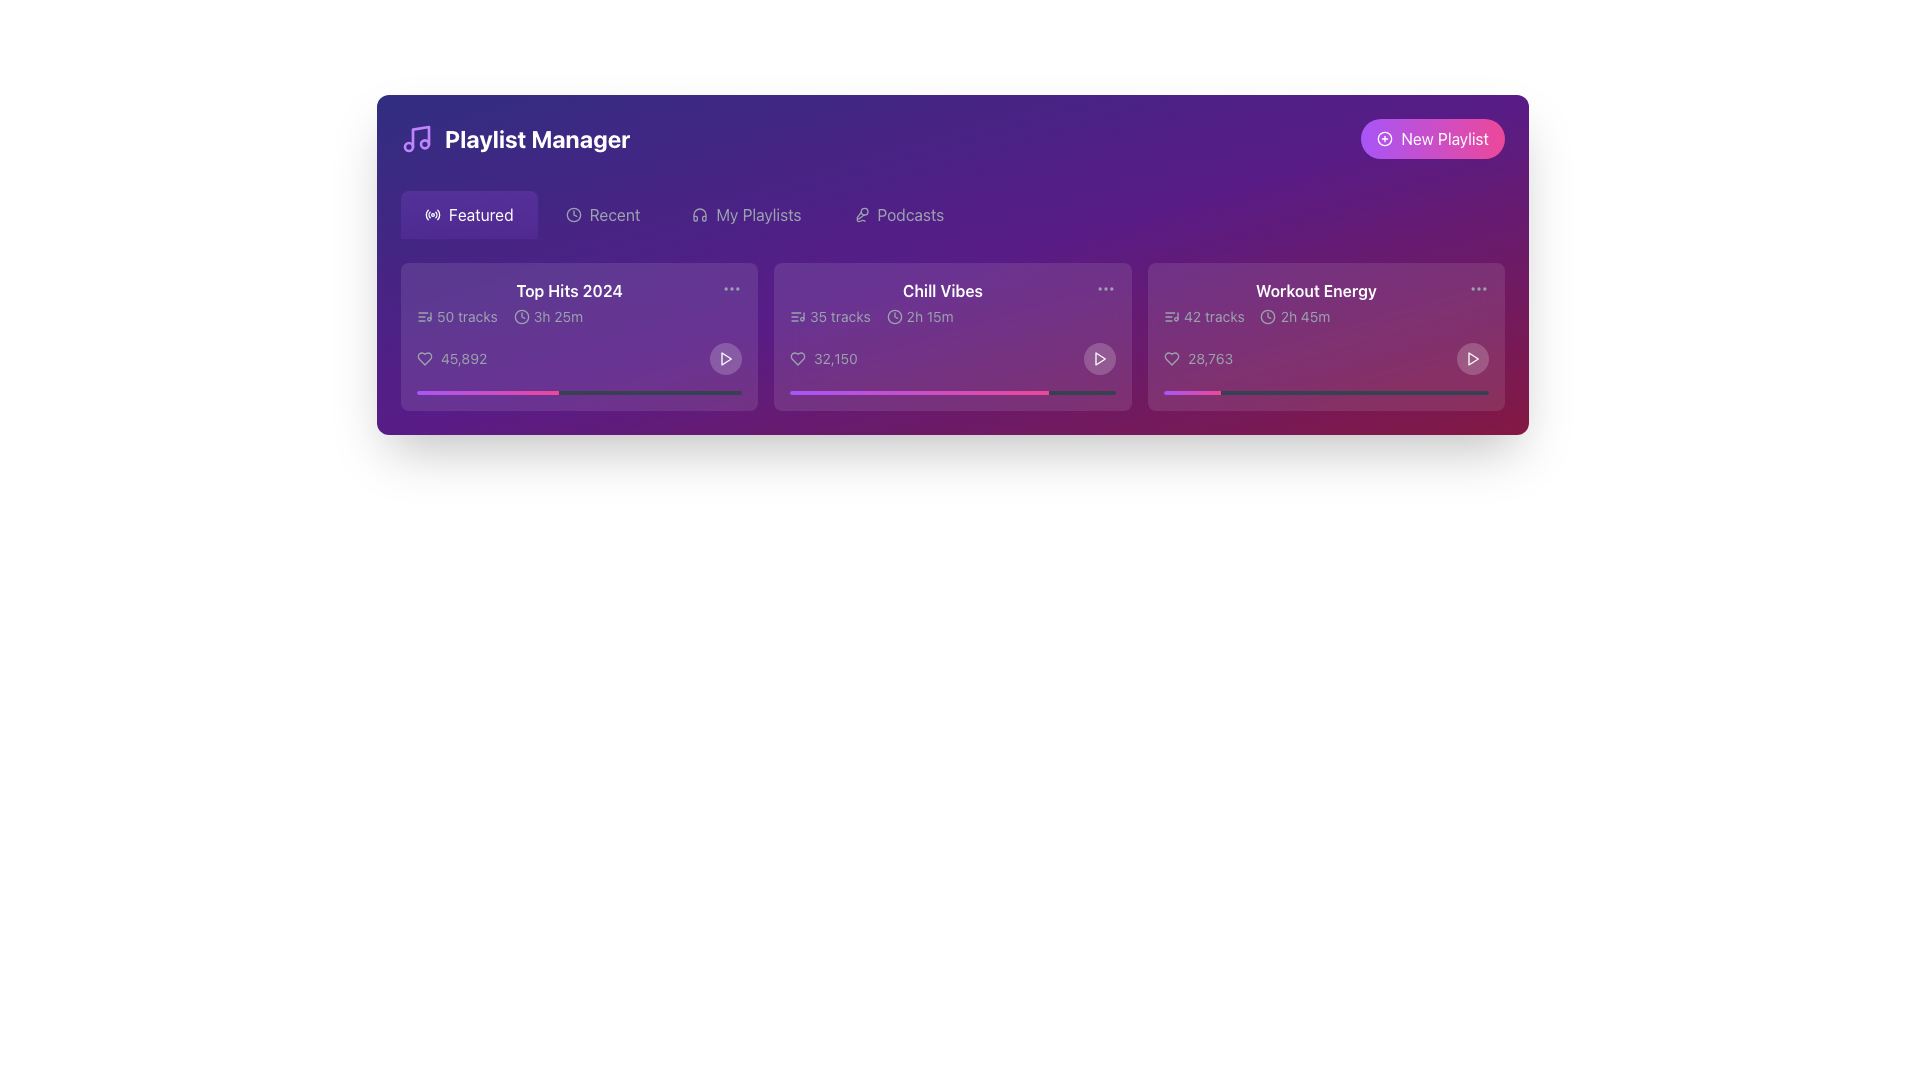  What do you see at coordinates (578, 393) in the screenshot?
I see `the horizontal progress bar located at the bottom of the first card in the playlist panel, which is styled with a gray background and a gradient-filled portion transitioning from purple to pink` at bounding box center [578, 393].